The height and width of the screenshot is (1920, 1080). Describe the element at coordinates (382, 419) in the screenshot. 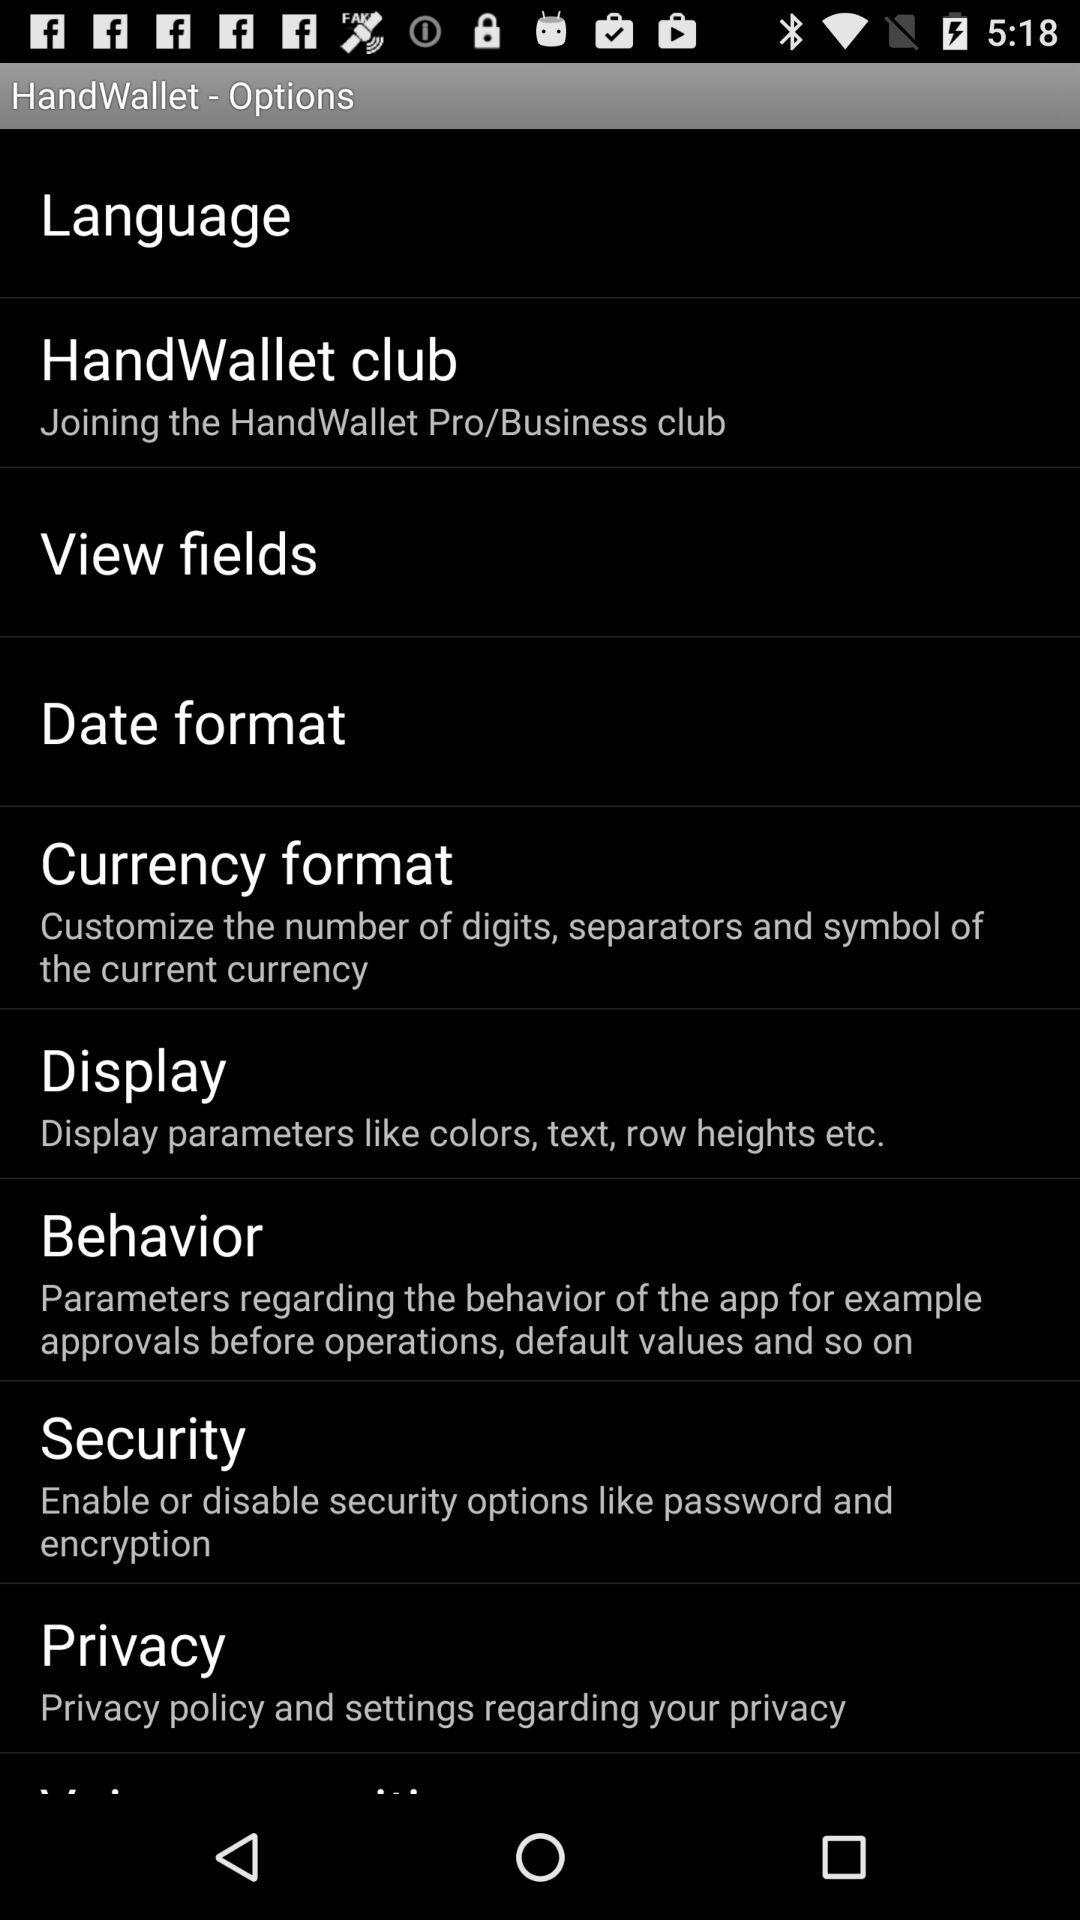

I see `app above view fields app` at that location.